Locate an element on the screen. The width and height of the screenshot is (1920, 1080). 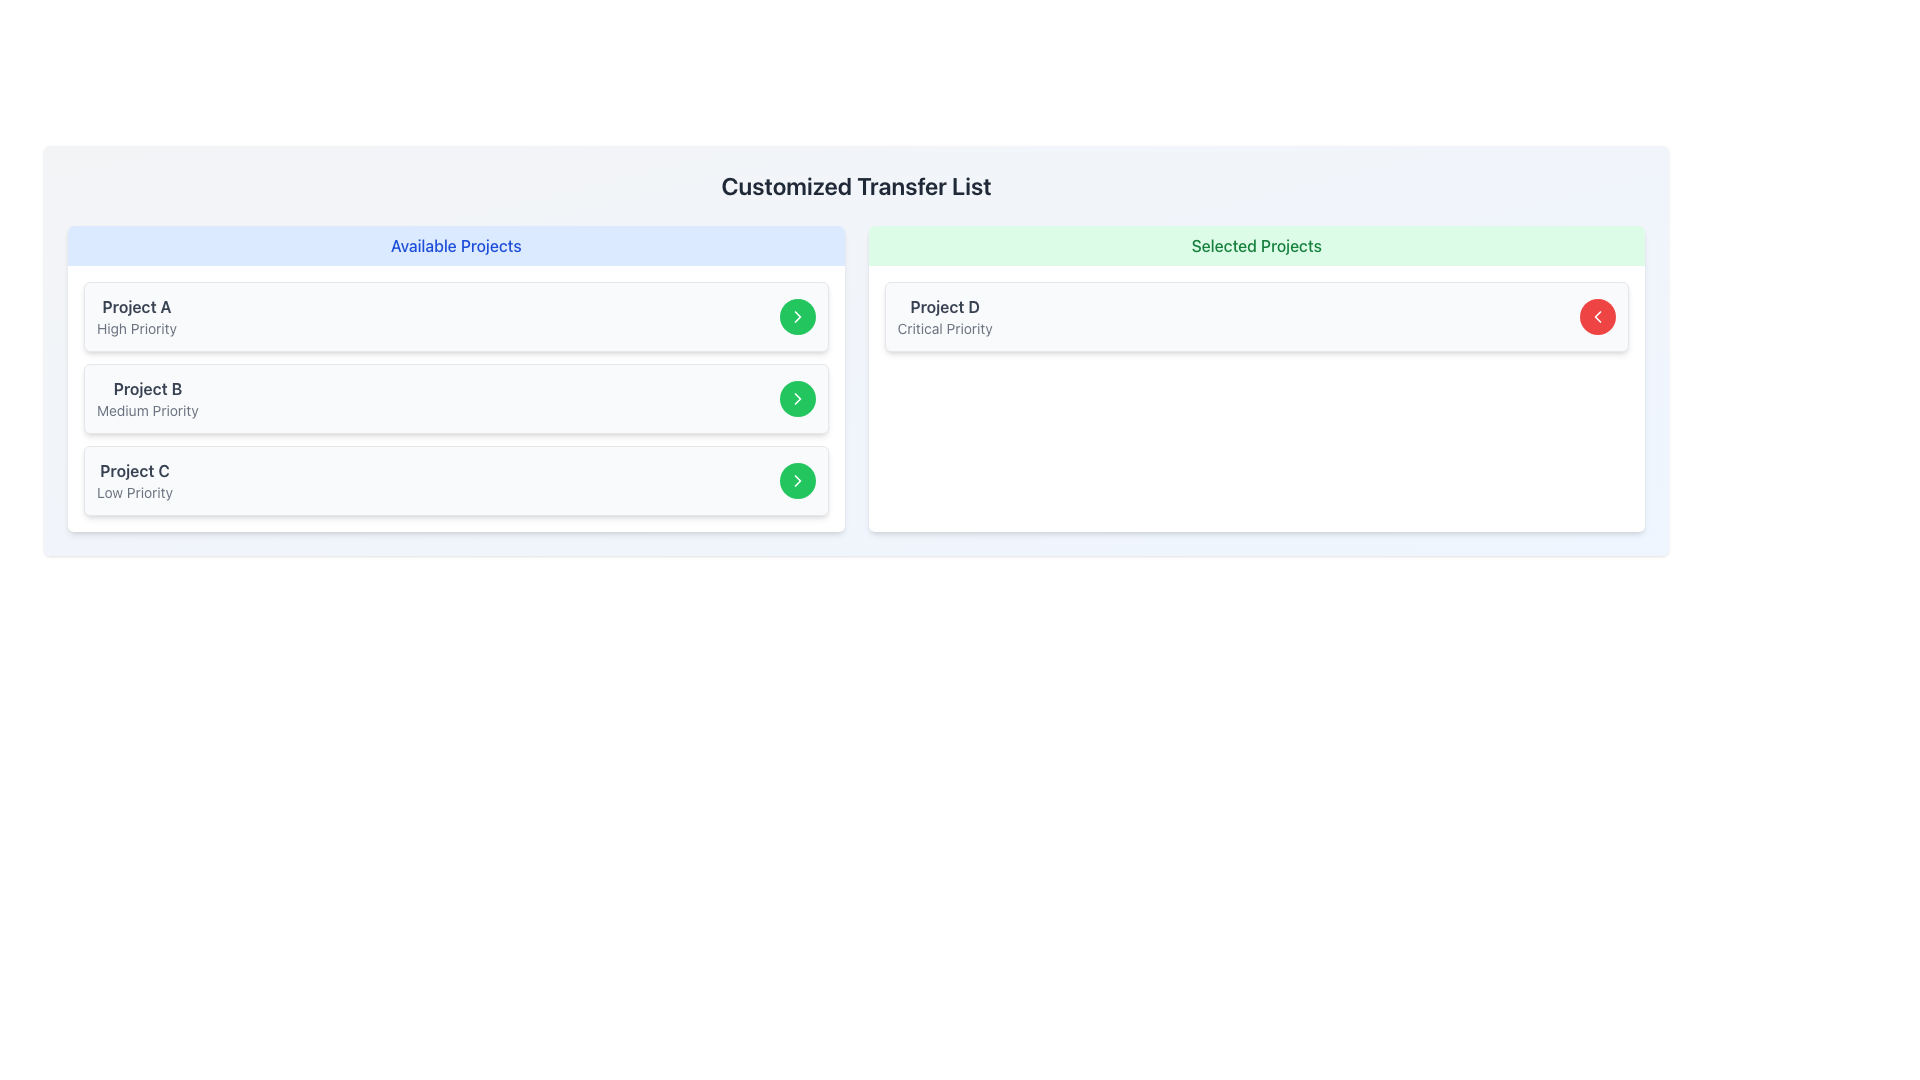
the button located at the far right edge of the 'Project A High Priority' card in the 'Available Projects' section is located at coordinates (796, 315).